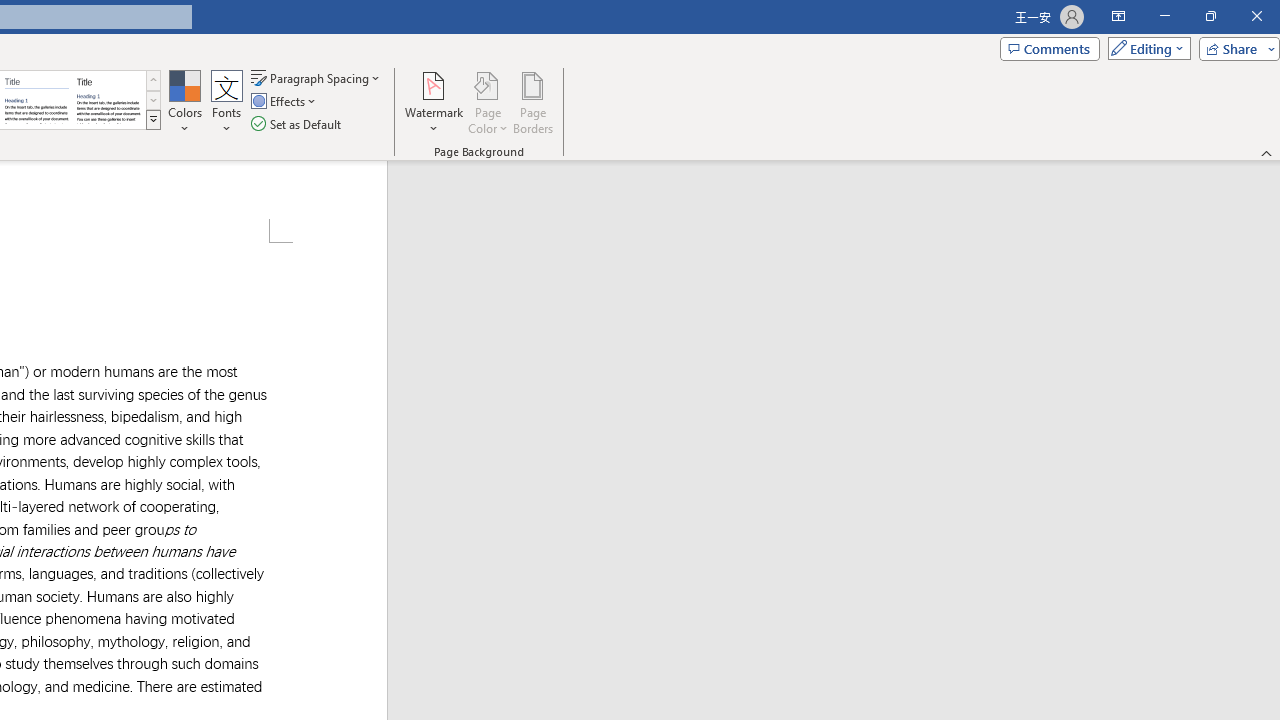 This screenshot has width=1280, height=720. What do you see at coordinates (488, 103) in the screenshot?
I see `'Page Color'` at bounding box center [488, 103].